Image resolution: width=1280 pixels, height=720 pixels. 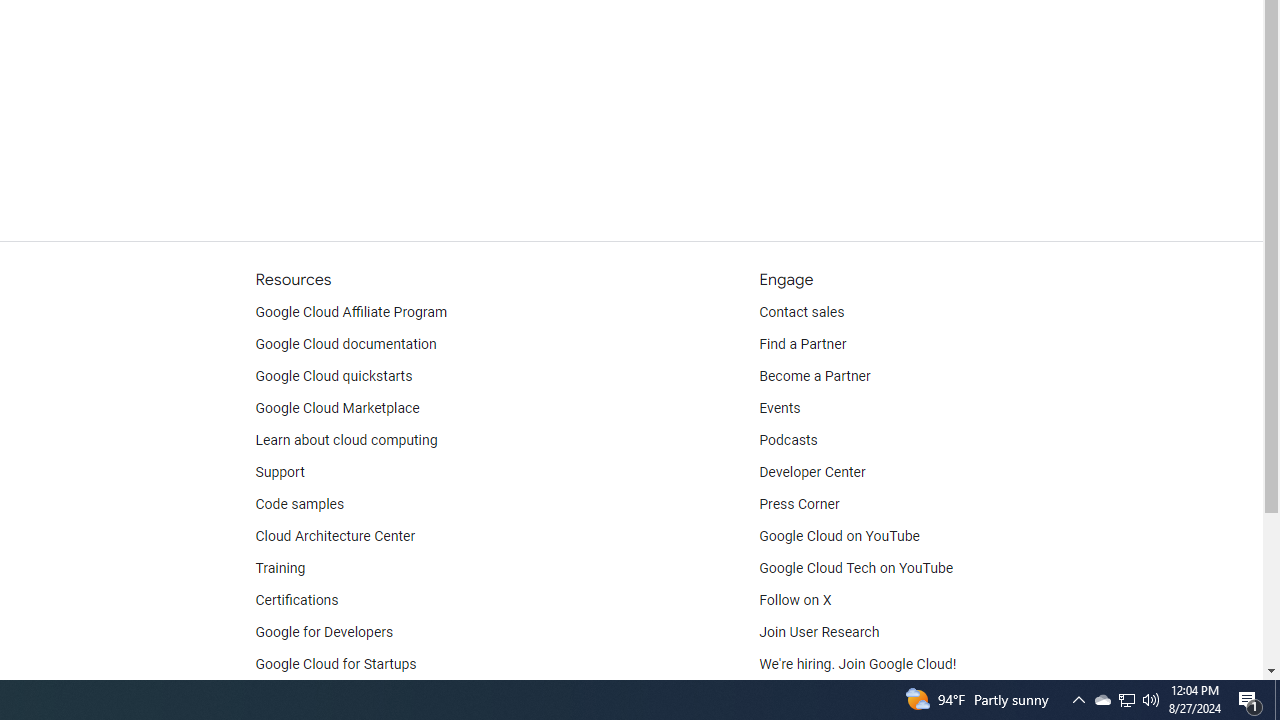 What do you see at coordinates (856, 568) in the screenshot?
I see `'Google Cloud Tech on YouTube'` at bounding box center [856, 568].